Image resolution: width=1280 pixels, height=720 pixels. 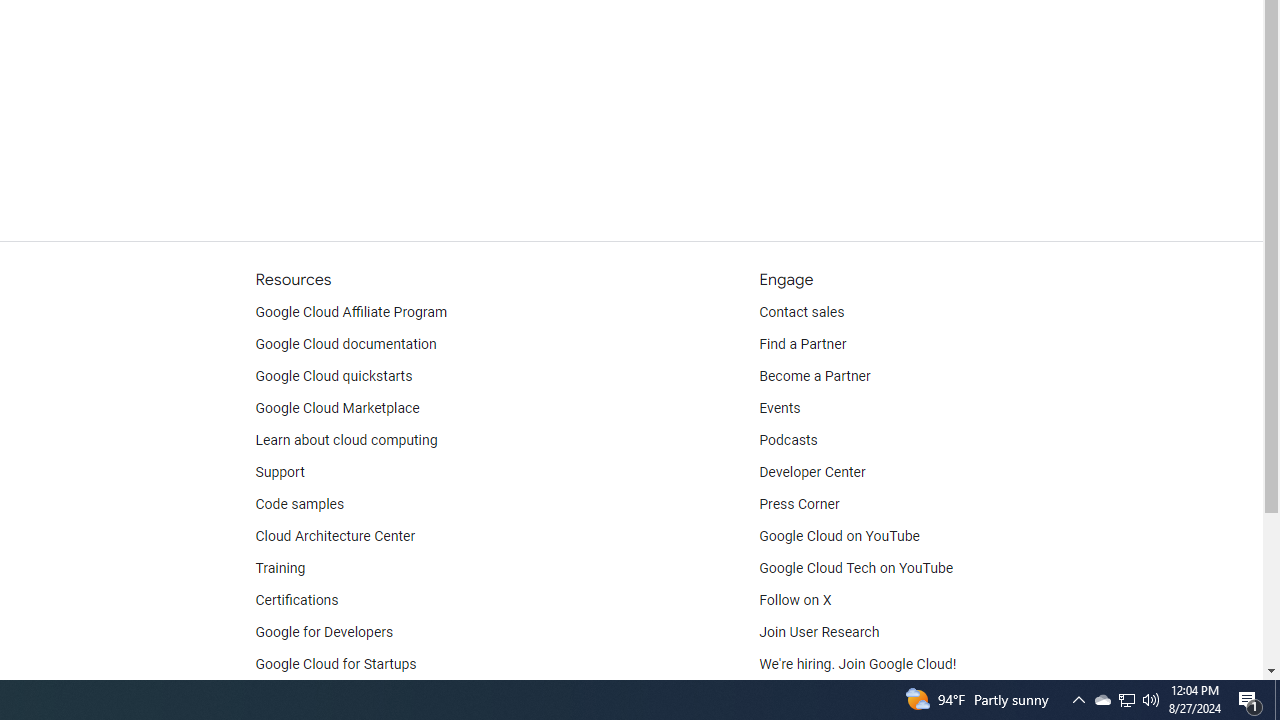 What do you see at coordinates (856, 568) in the screenshot?
I see `'Google Cloud Tech on YouTube'` at bounding box center [856, 568].